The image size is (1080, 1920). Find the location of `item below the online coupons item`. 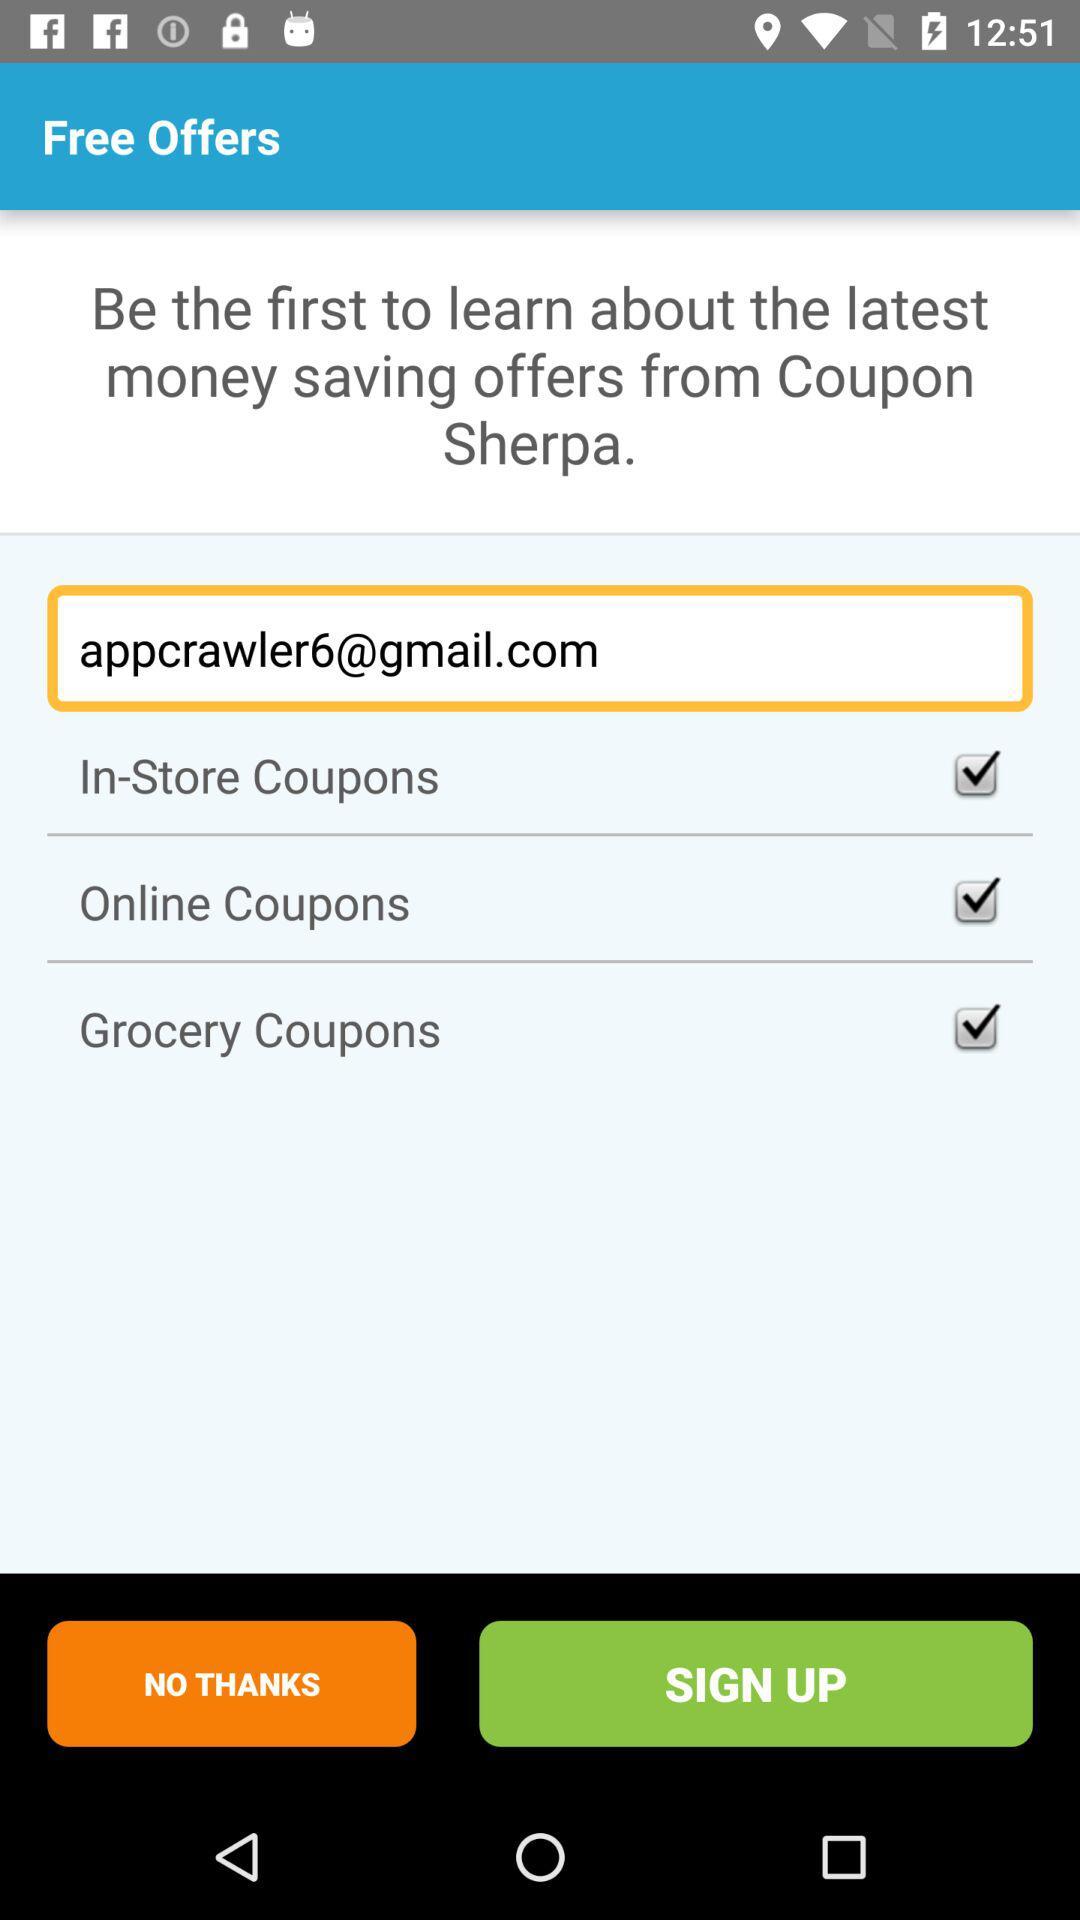

item below the online coupons item is located at coordinates (540, 1028).